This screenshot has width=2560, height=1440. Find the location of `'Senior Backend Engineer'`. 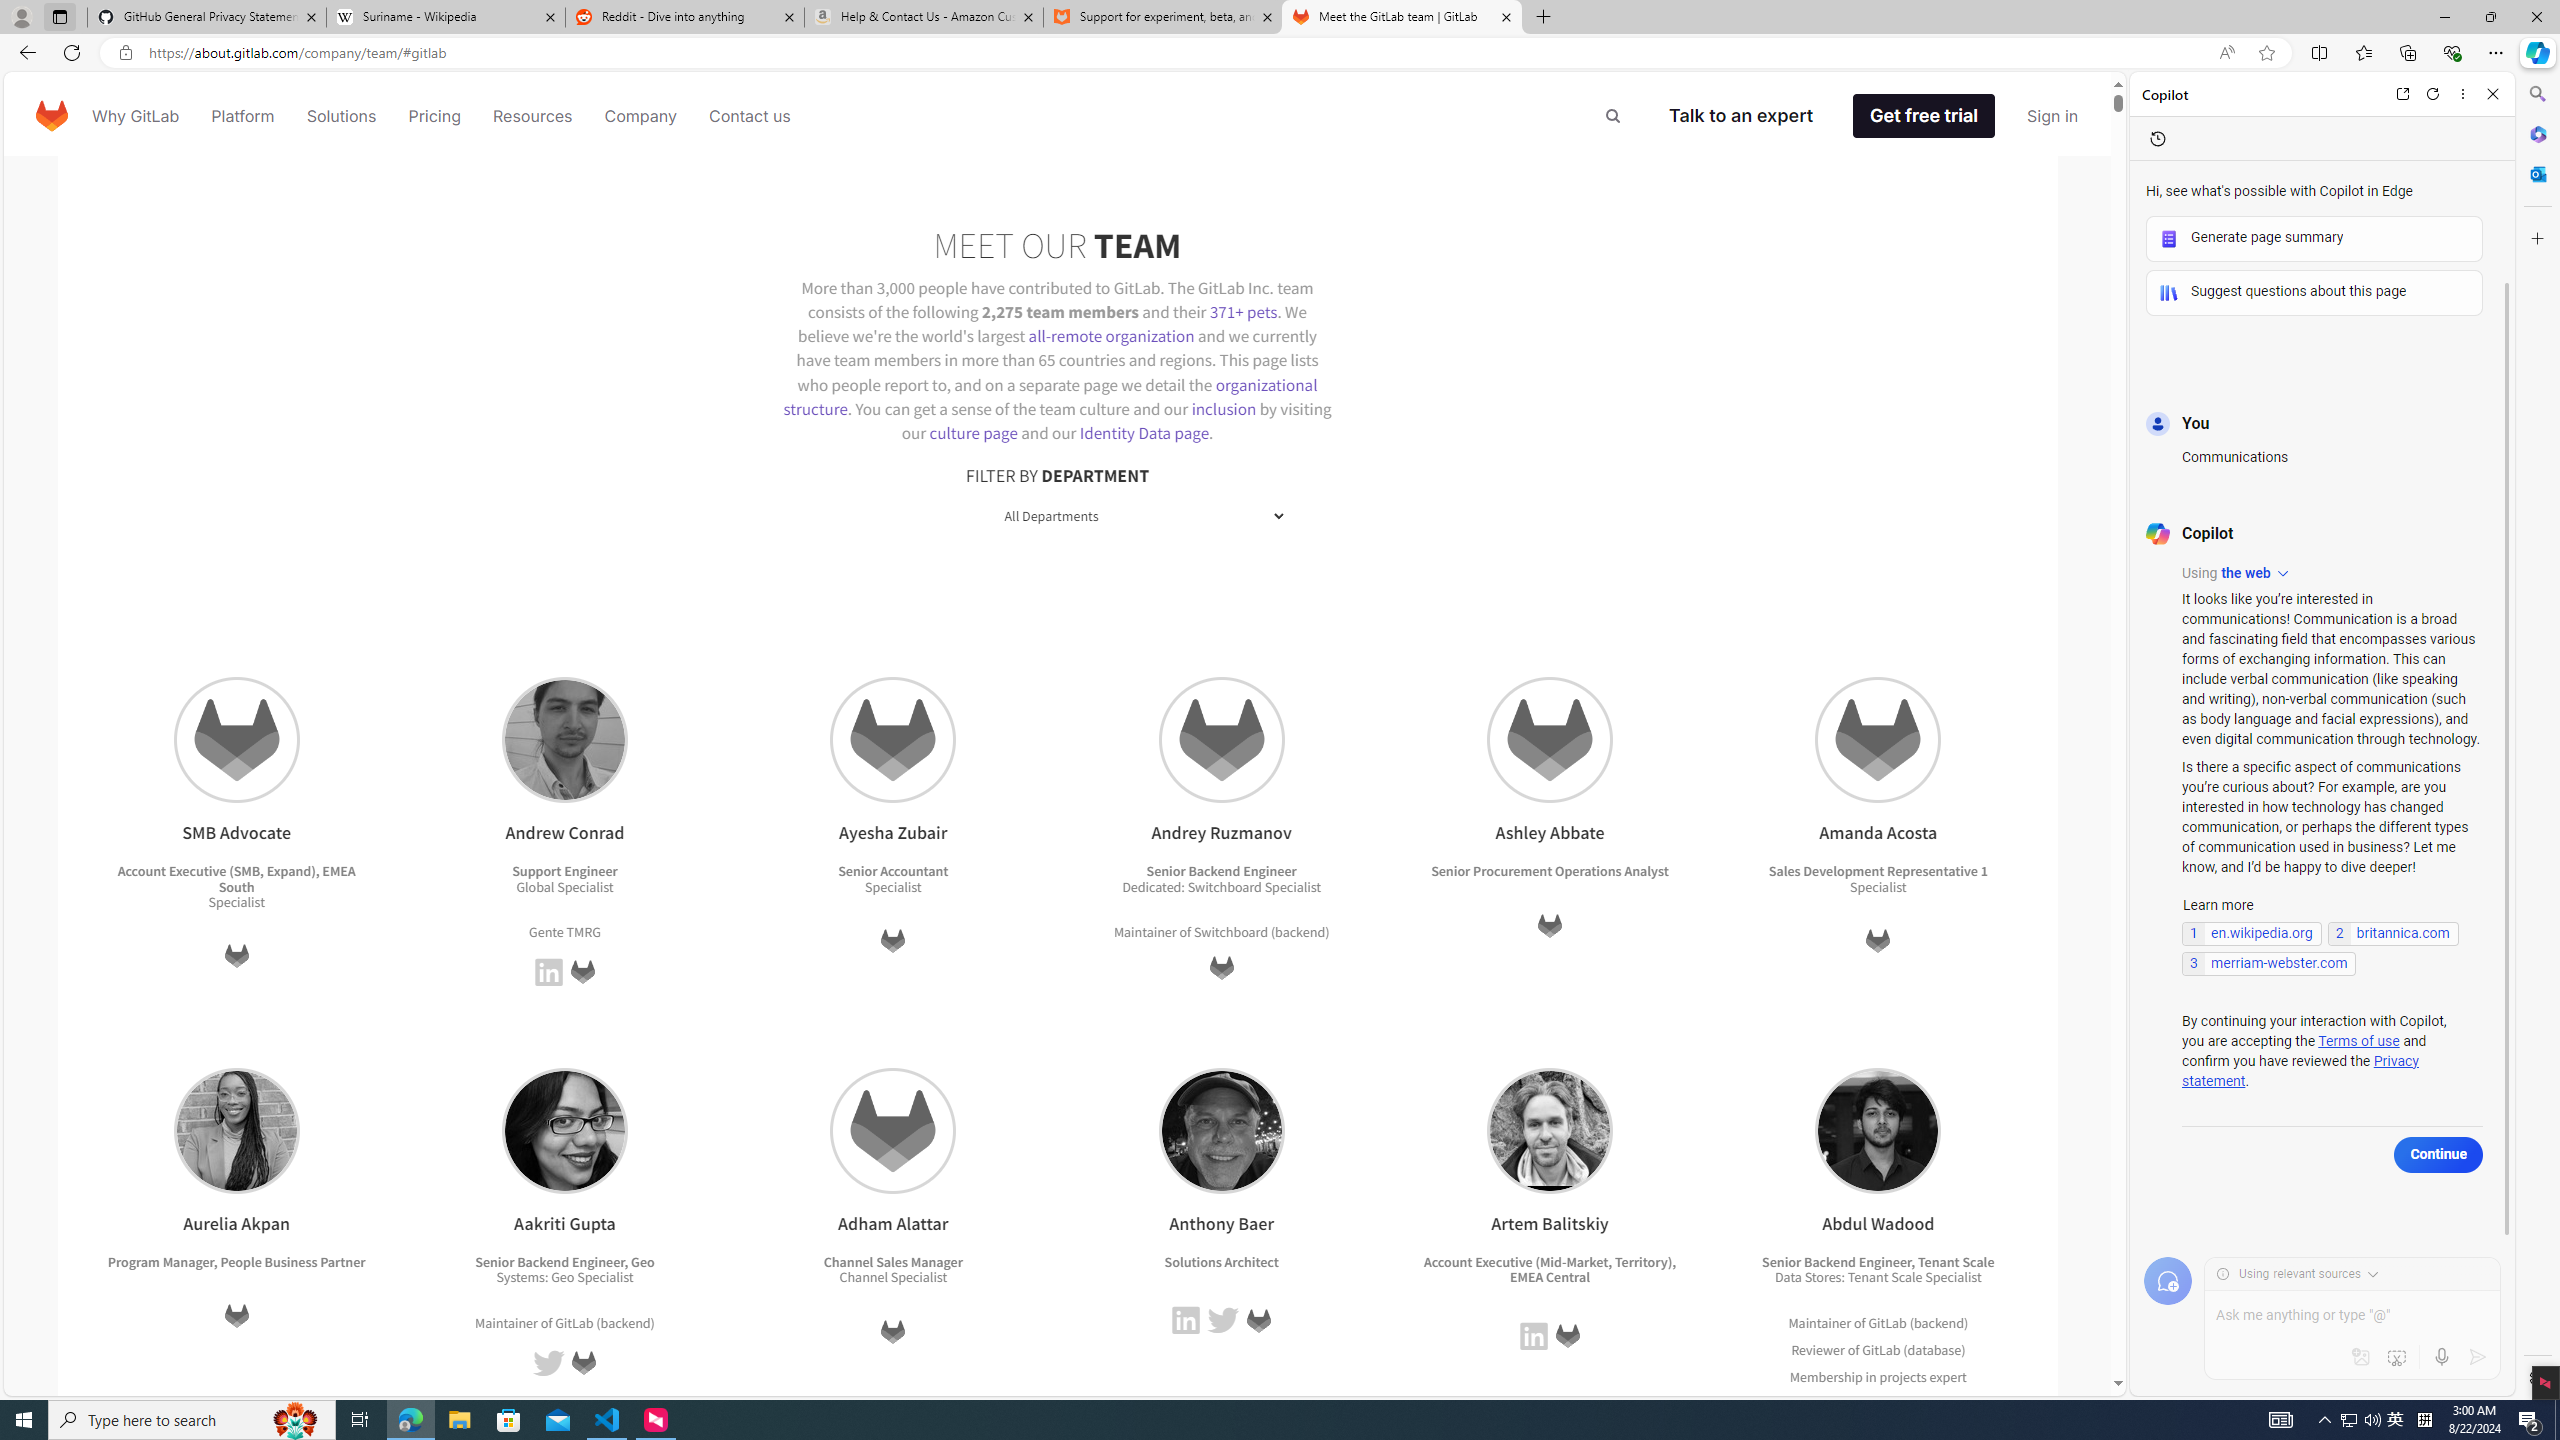

'Senior Backend Engineer' is located at coordinates (1835, 1260).